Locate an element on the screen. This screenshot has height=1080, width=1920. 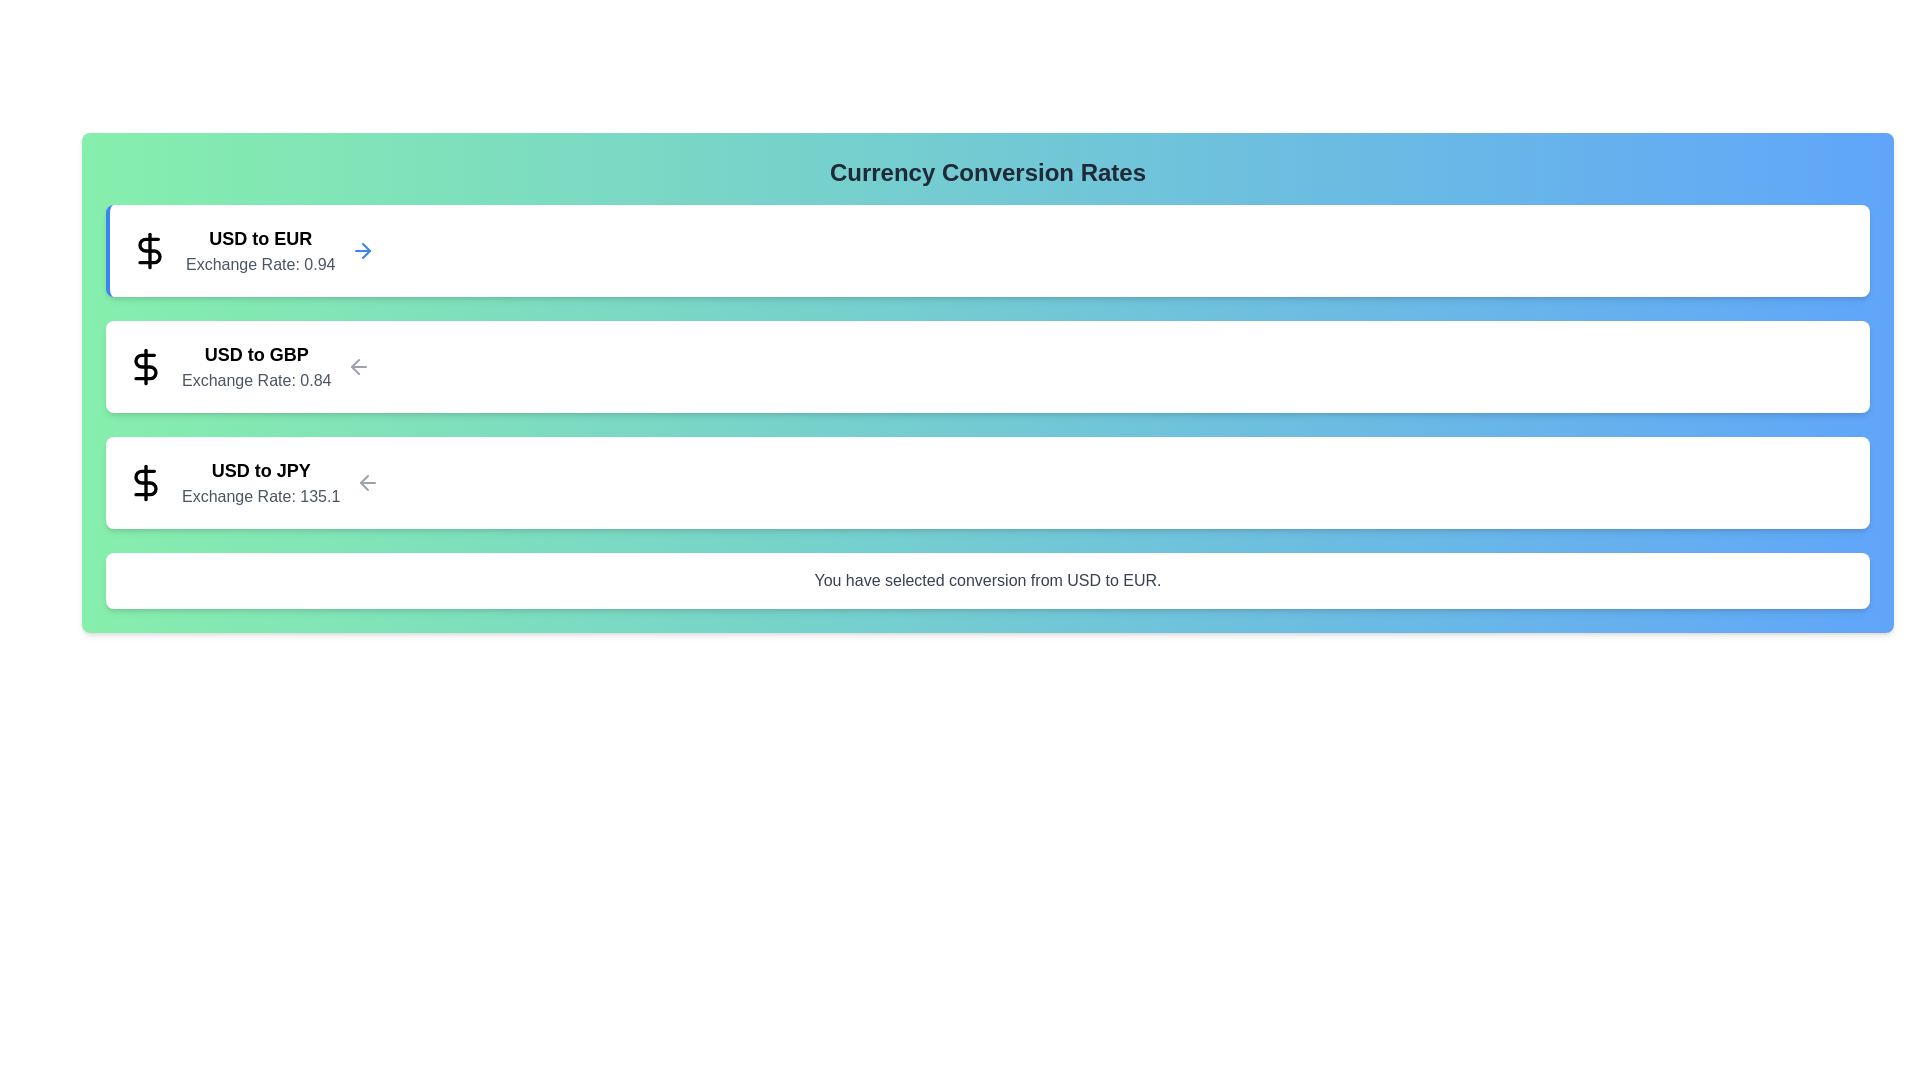
the arrow icon located at the far-right end of the 'USD to EUR' row is located at coordinates (363, 249).